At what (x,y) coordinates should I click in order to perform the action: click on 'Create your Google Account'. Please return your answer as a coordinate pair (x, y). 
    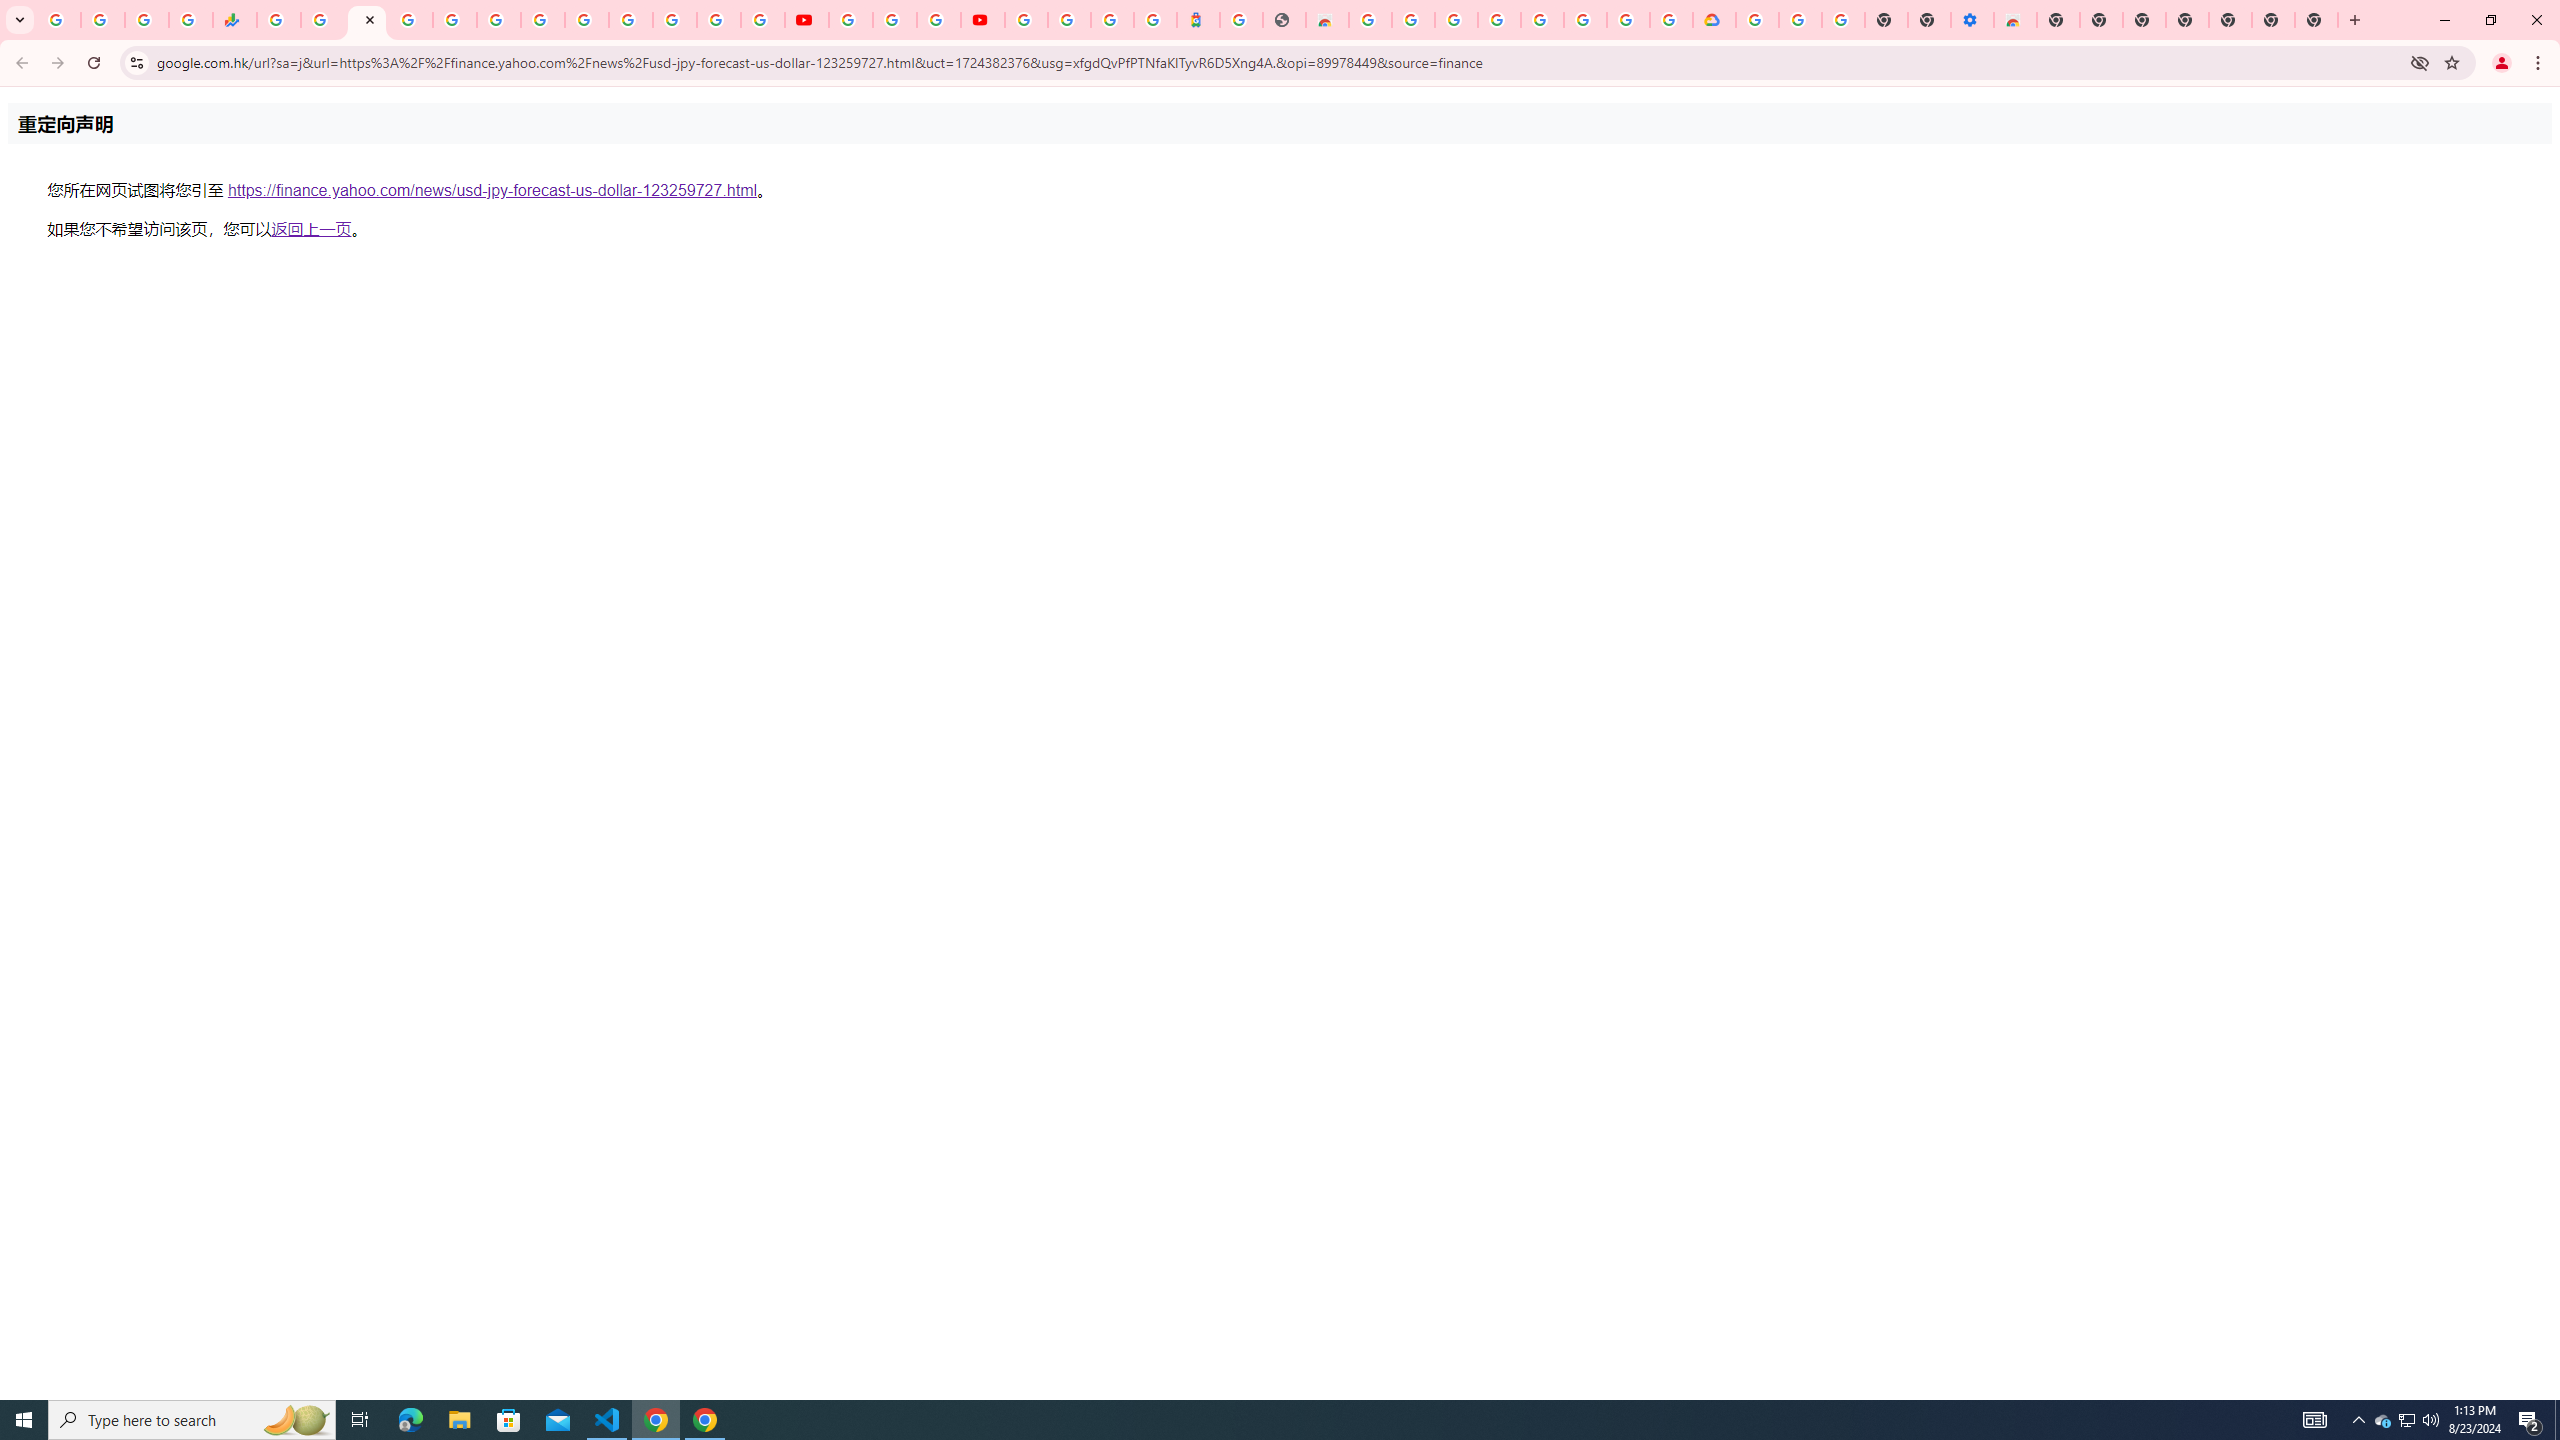
    Looking at the image, I should click on (938, 19).